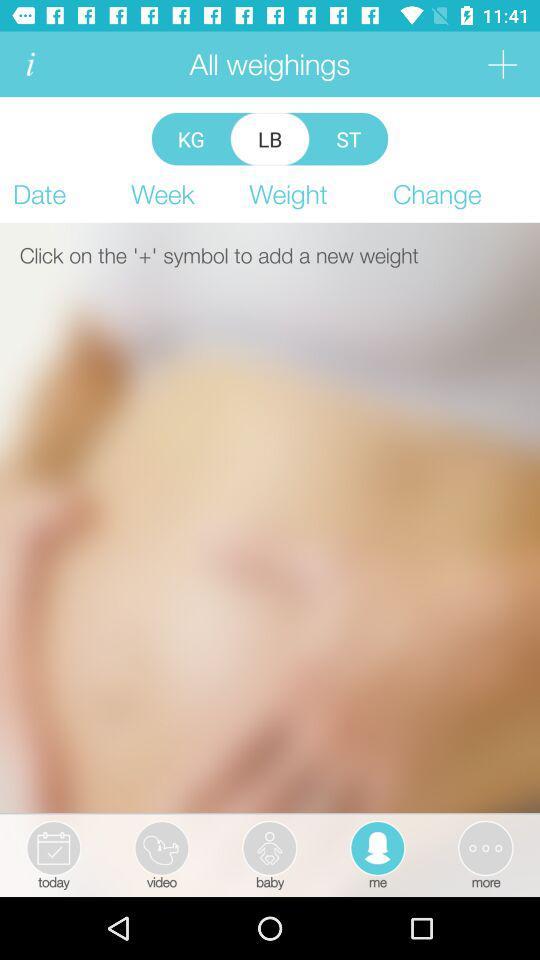  I want to click on information of user, so click(29, 64).